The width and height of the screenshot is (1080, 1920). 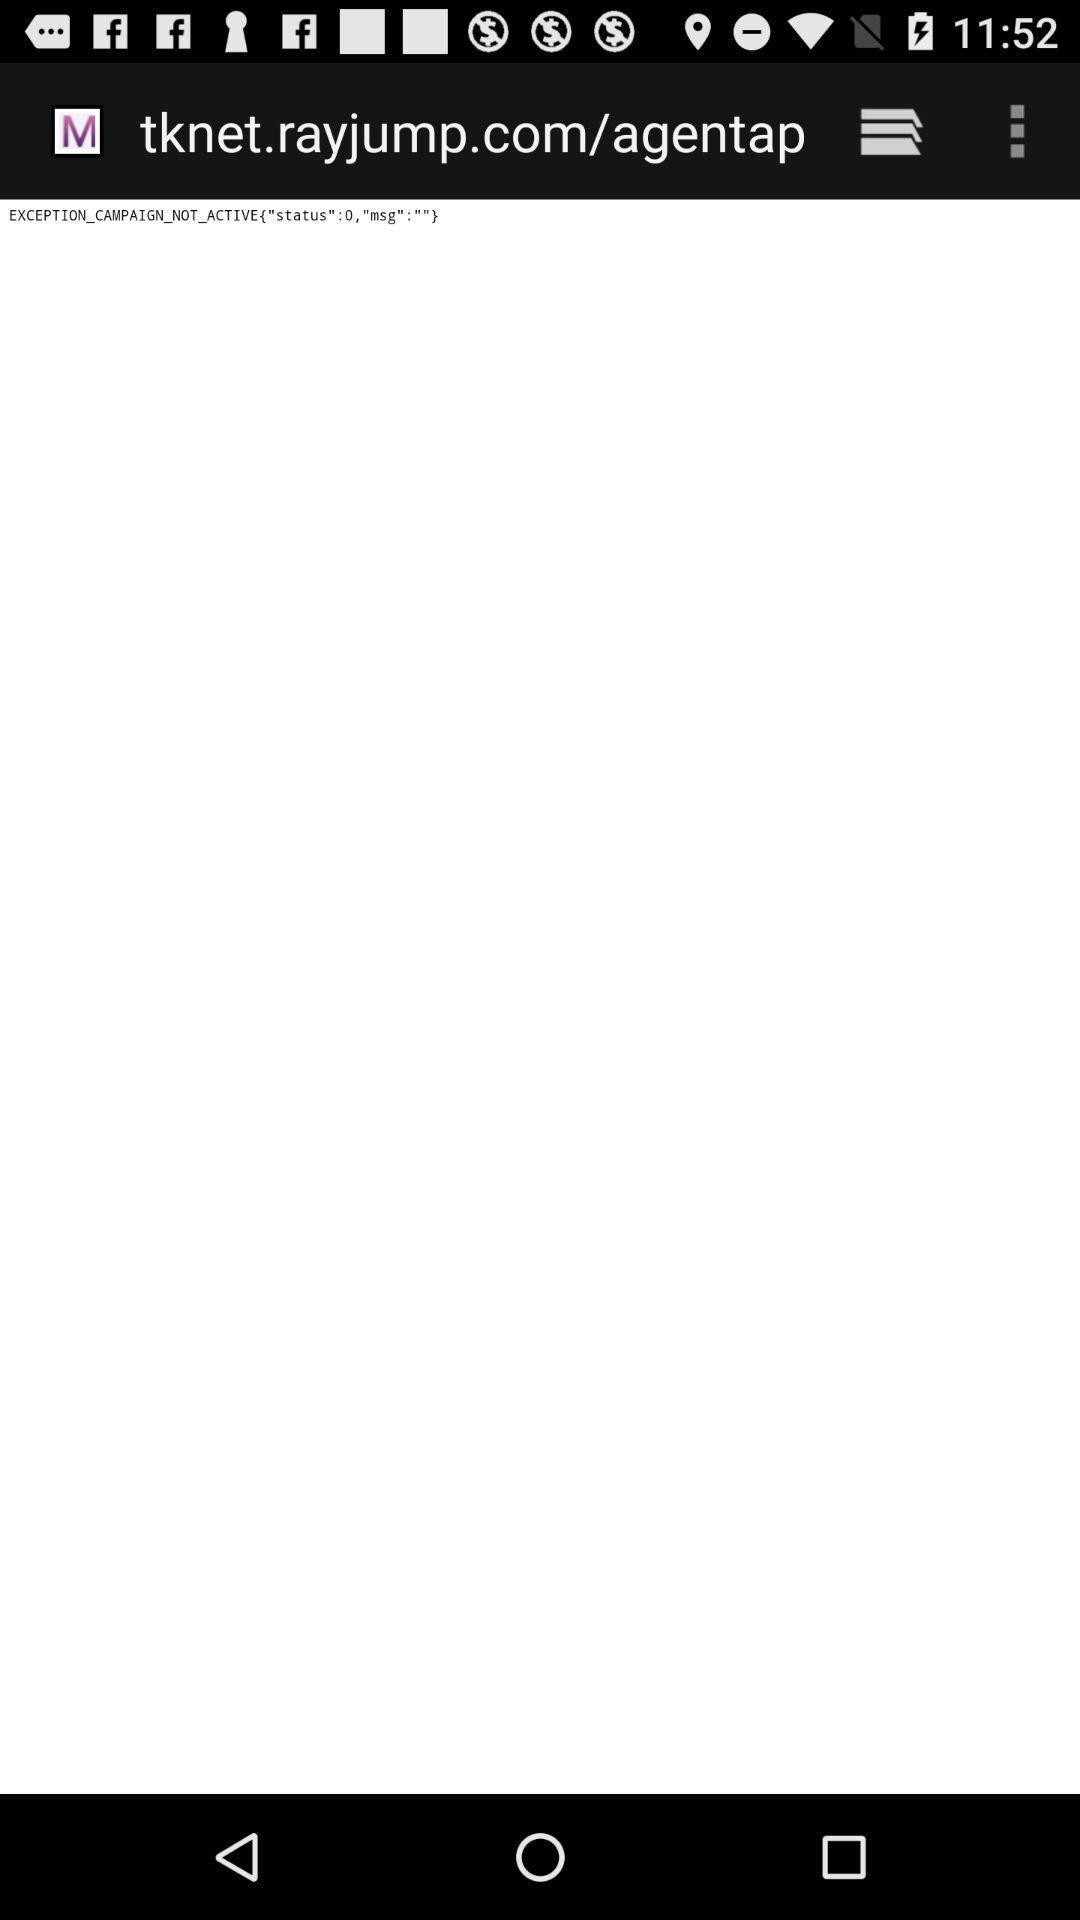 What do you see at coordinates (540, 996) in the screenshot?
I see `icon at the center` at bounding box center [540, 996].